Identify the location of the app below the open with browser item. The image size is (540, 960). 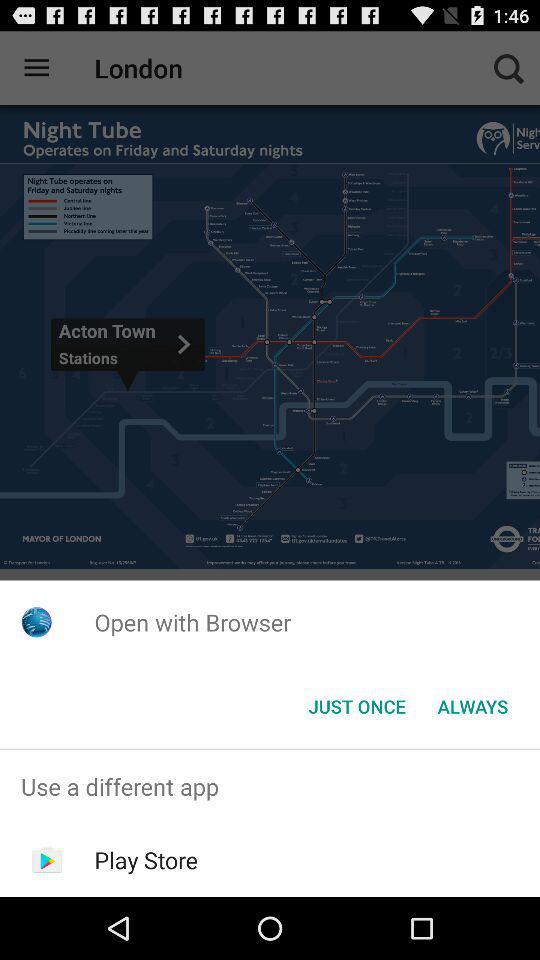
(472, 706).